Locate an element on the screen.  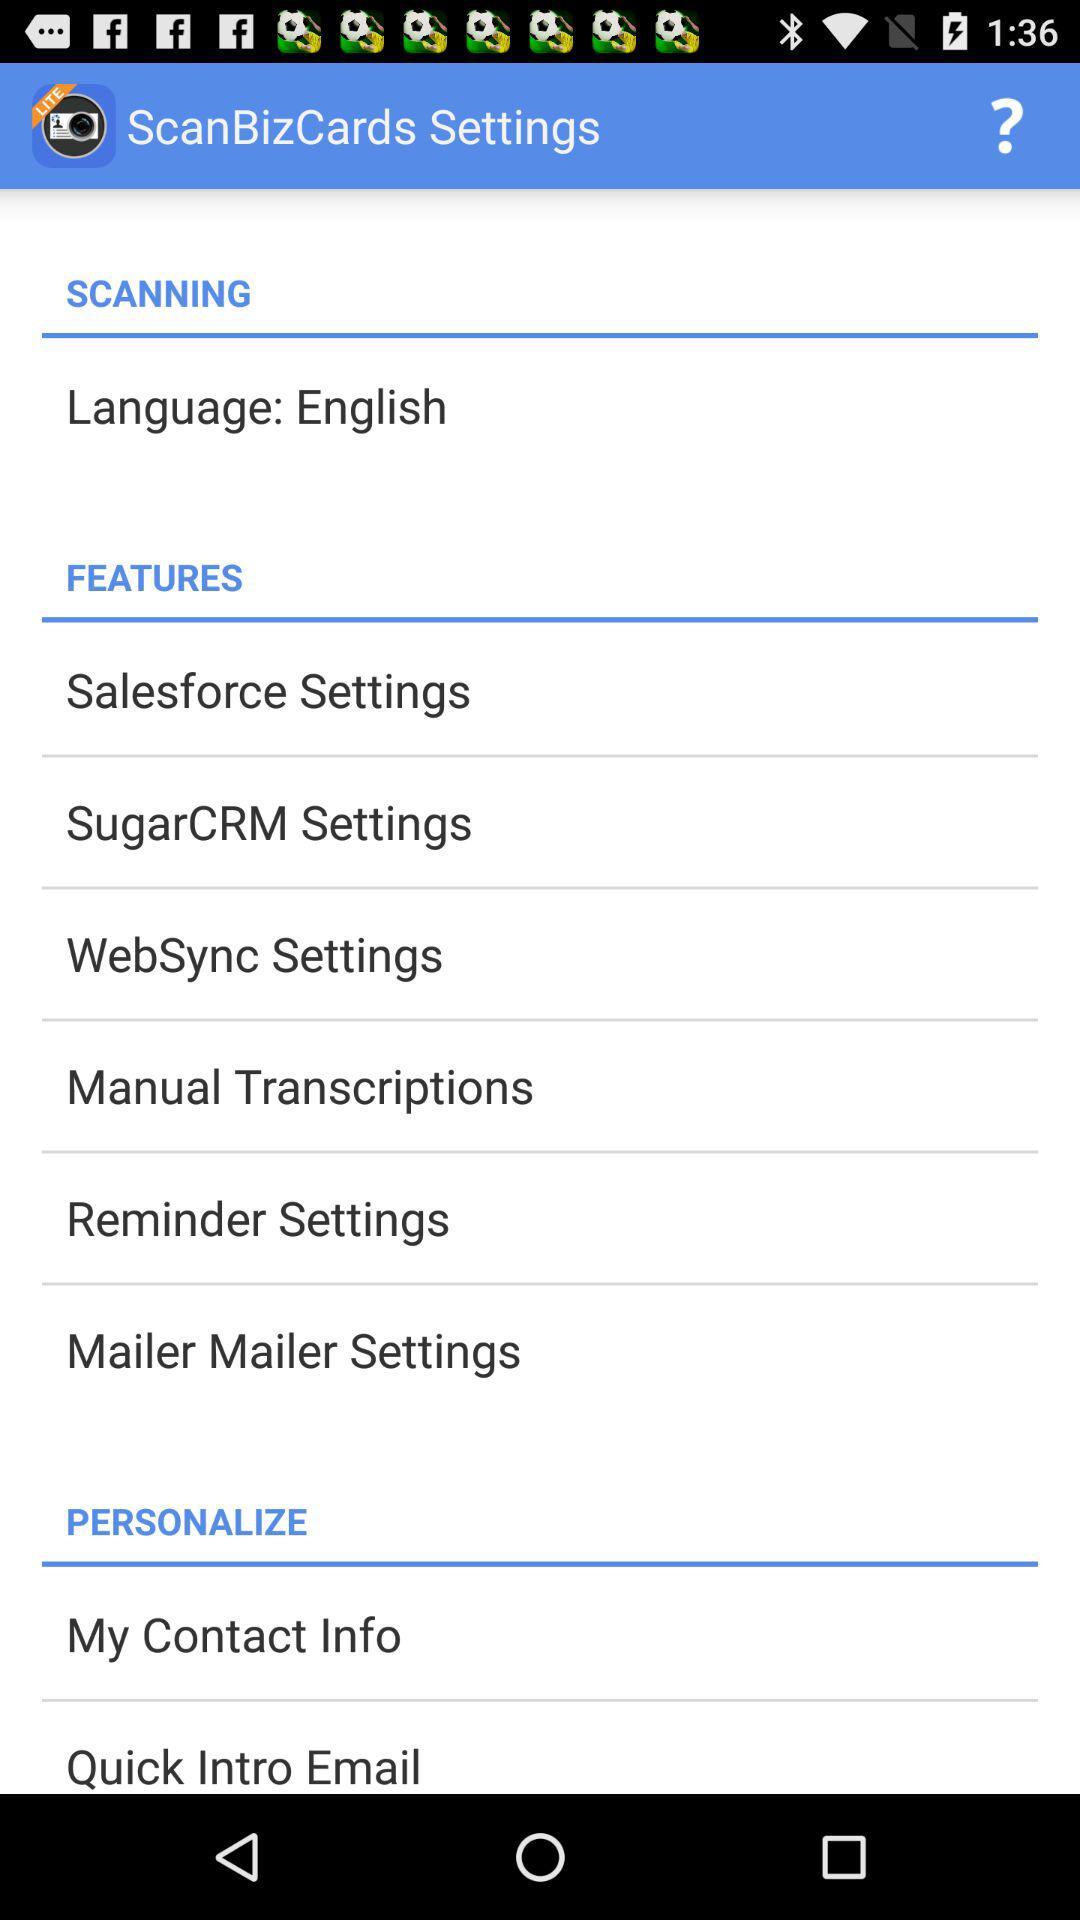
mailer mailer settings icon is located at coordinates (551, 1349).